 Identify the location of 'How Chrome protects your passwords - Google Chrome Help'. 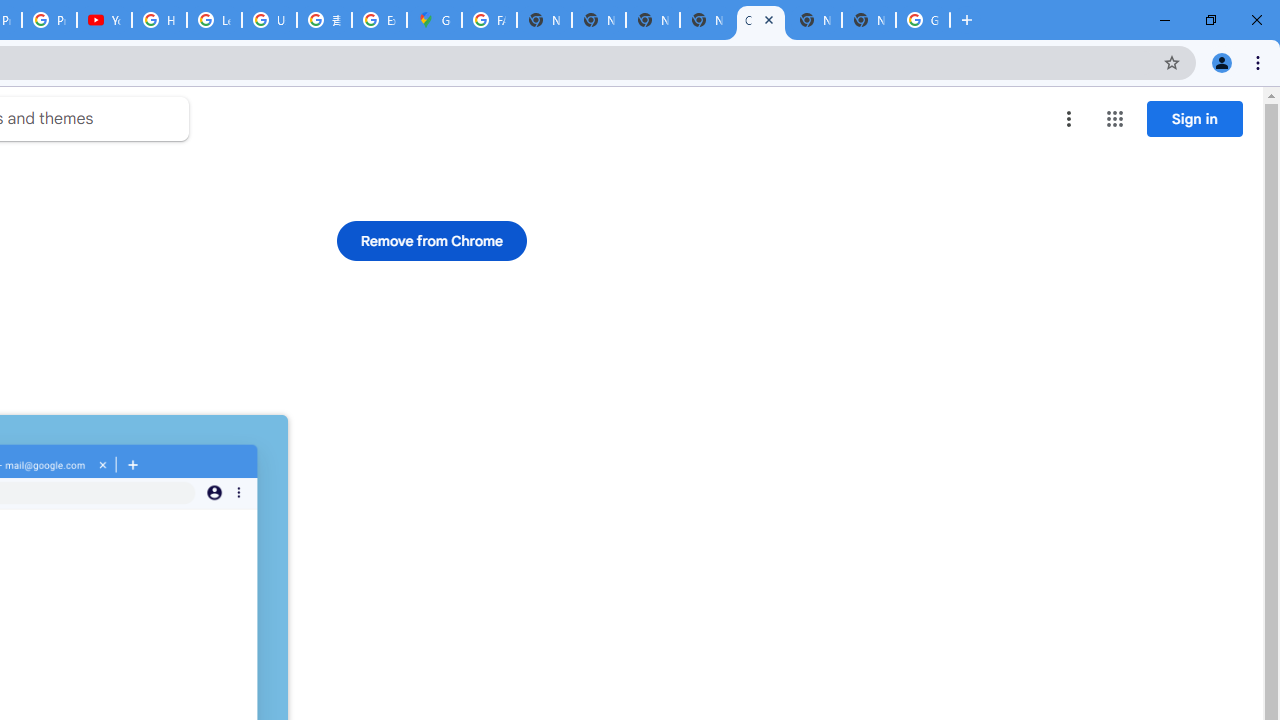
(158, 20).